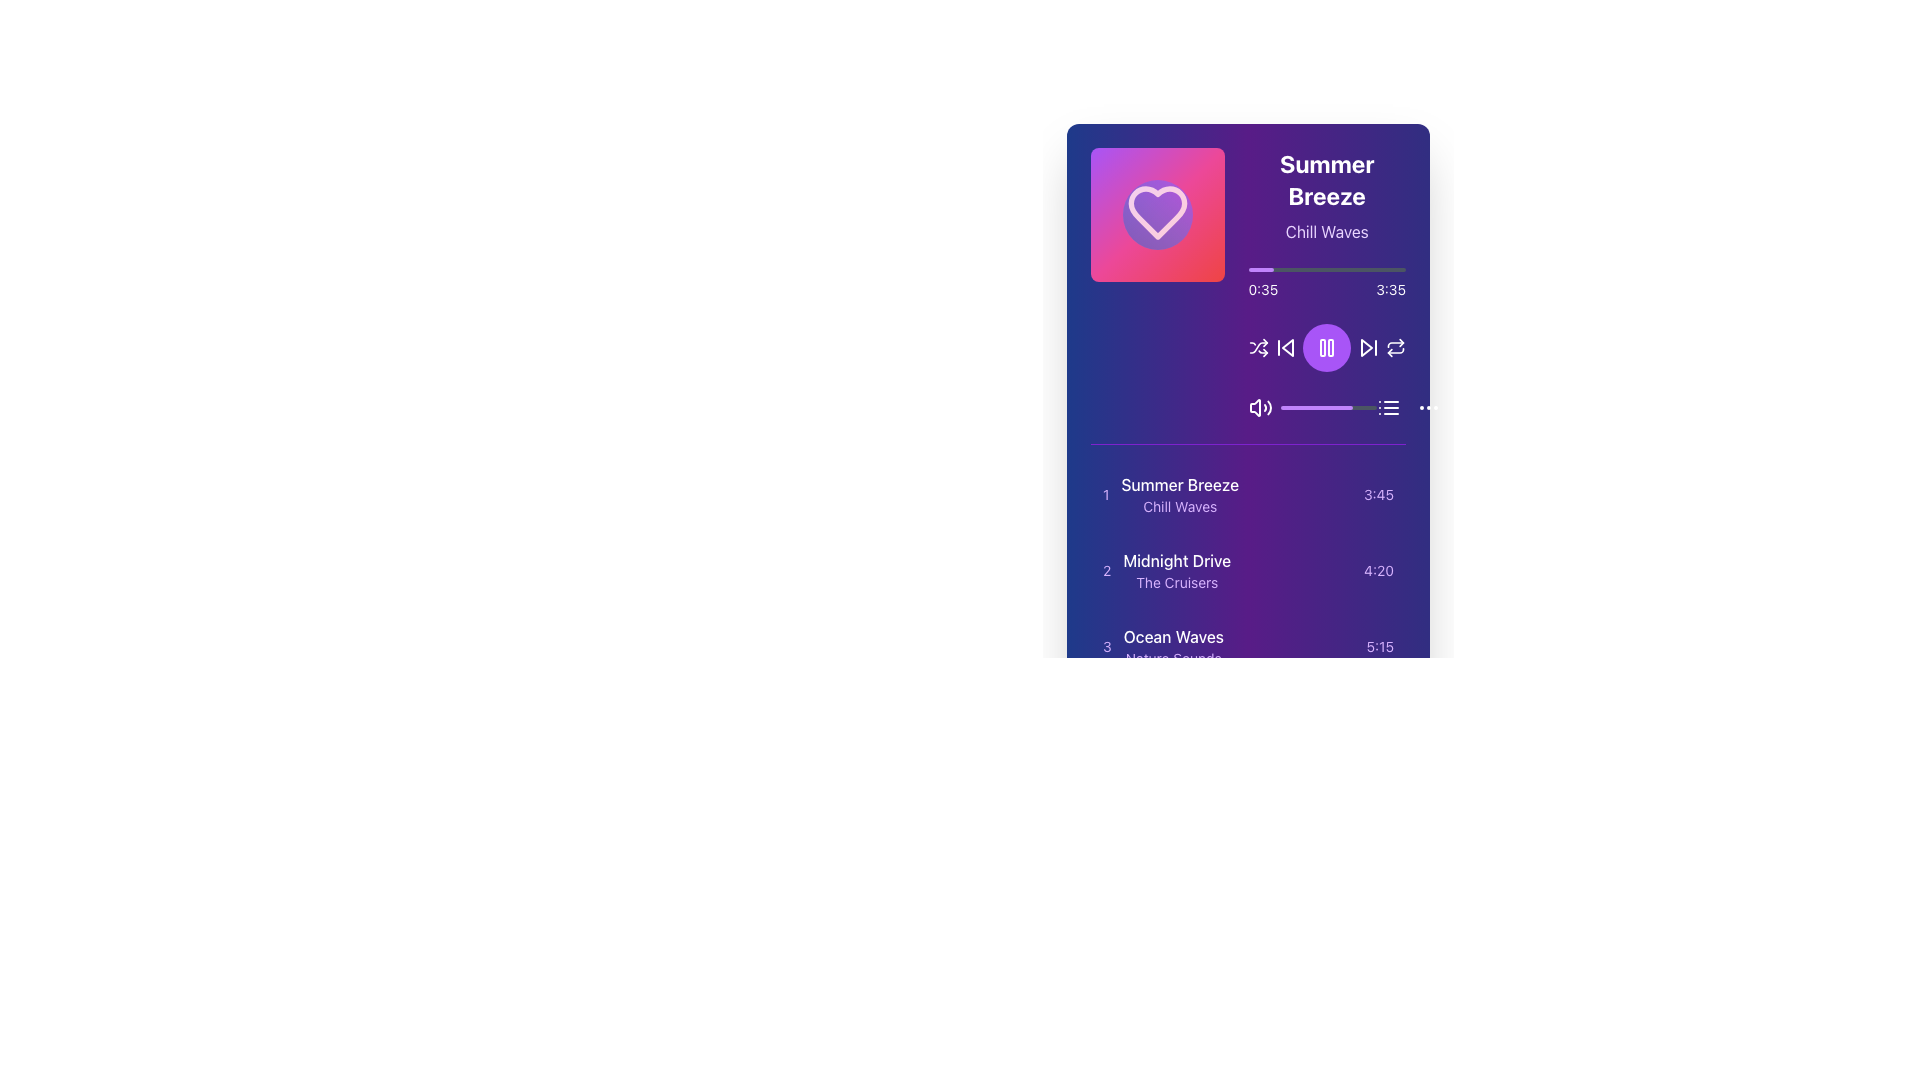 Image resolution: width=1920 pixels, height=1080 pixels. Describe the element at coordinates (1247, 647) in the screenshot. I see `the audio track list item displaying 'Ocean Waves'` at that location.